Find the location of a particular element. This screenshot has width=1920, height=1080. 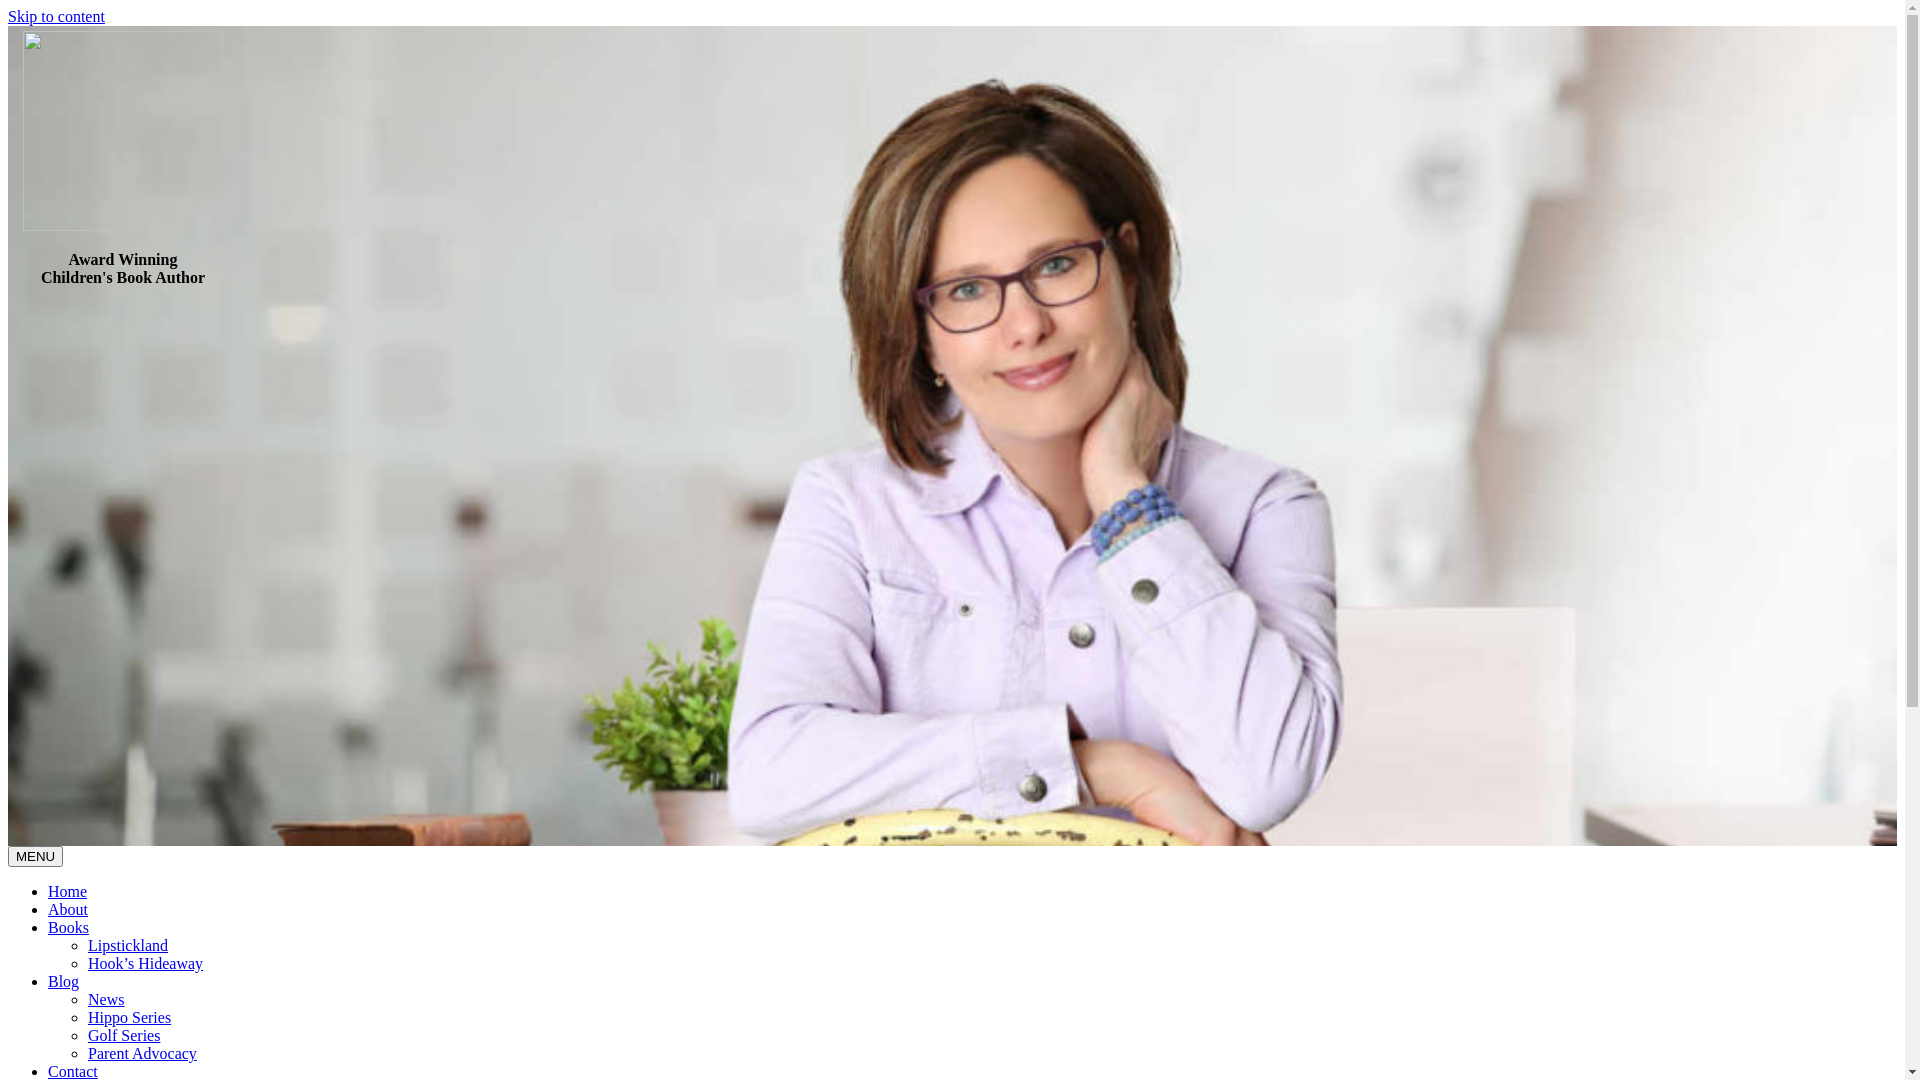

'Blog' is located at coordinates (63, 980).